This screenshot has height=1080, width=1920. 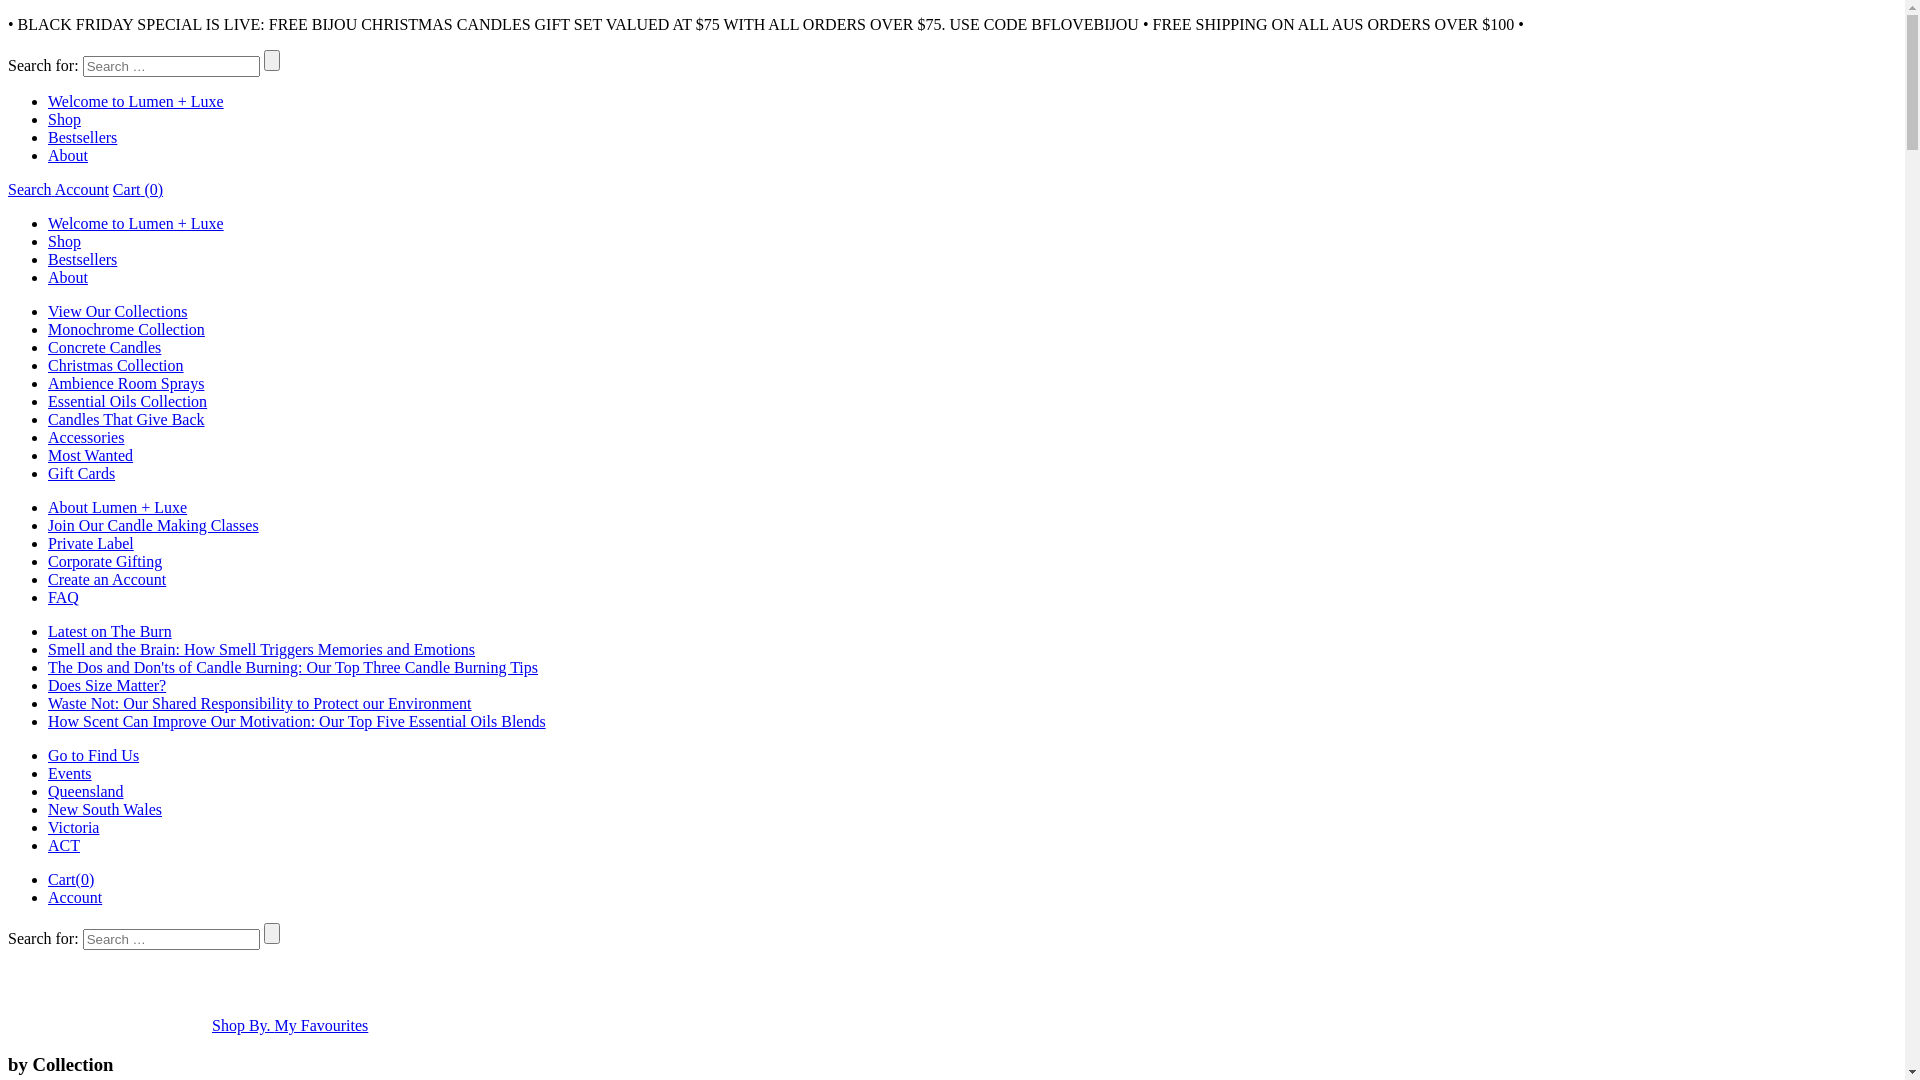 I want to click on 'View Our Collections', so click(x=116, y=311).